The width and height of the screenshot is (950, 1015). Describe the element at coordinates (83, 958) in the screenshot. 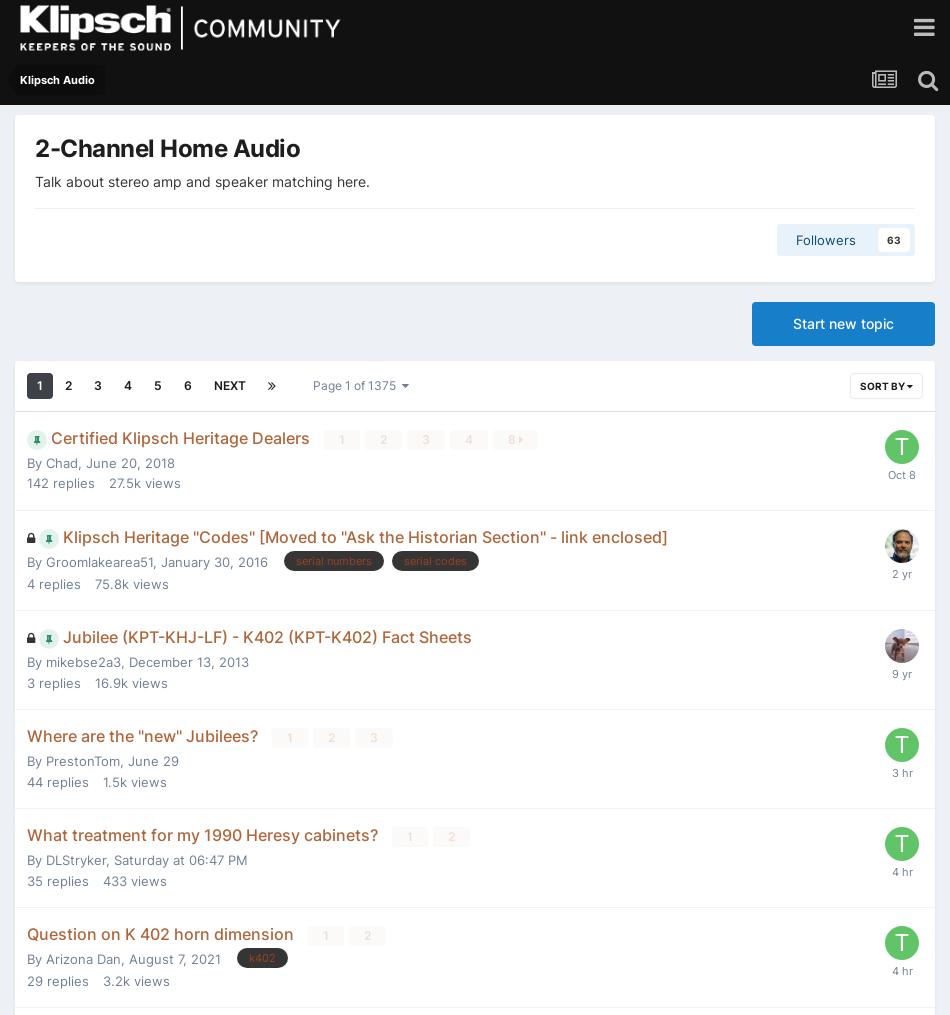

I see `'Arizona Dan'` at that location.